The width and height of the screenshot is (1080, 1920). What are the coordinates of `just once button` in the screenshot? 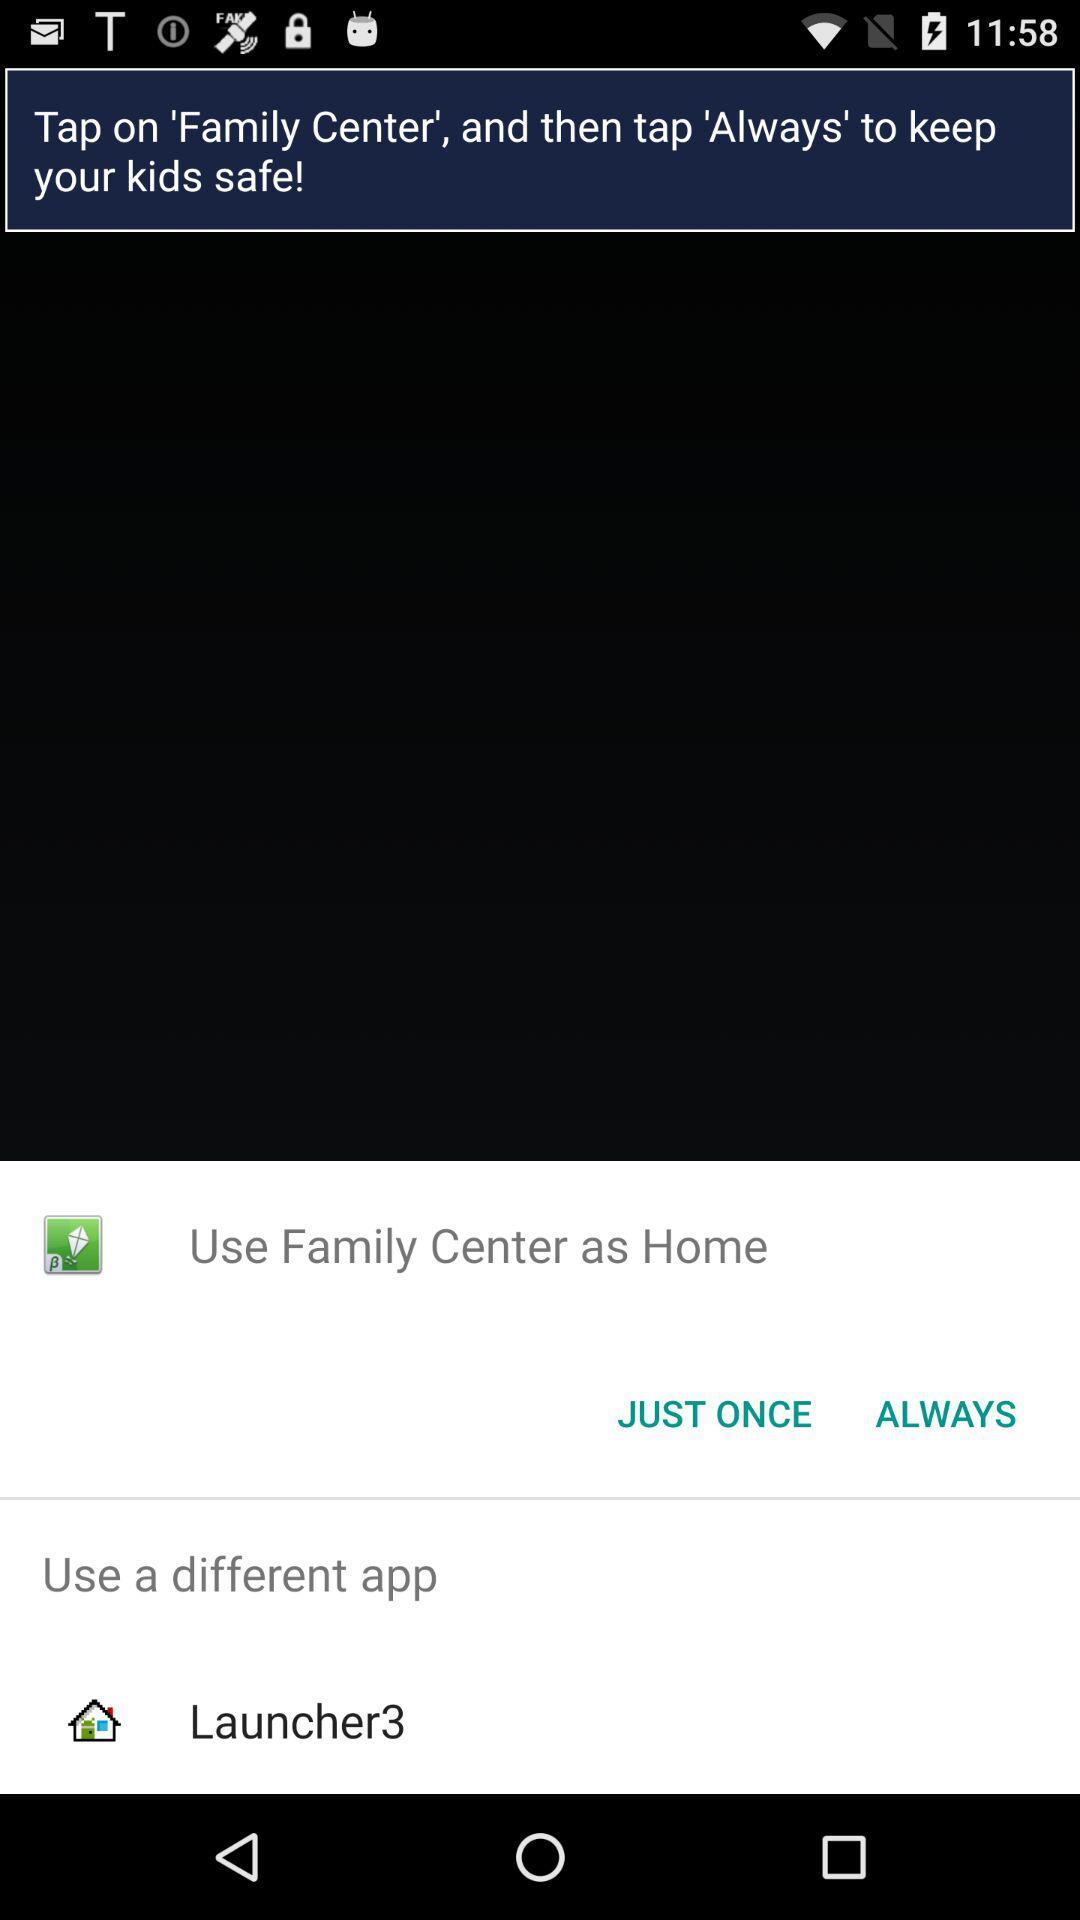 It's located at (713, 1411).